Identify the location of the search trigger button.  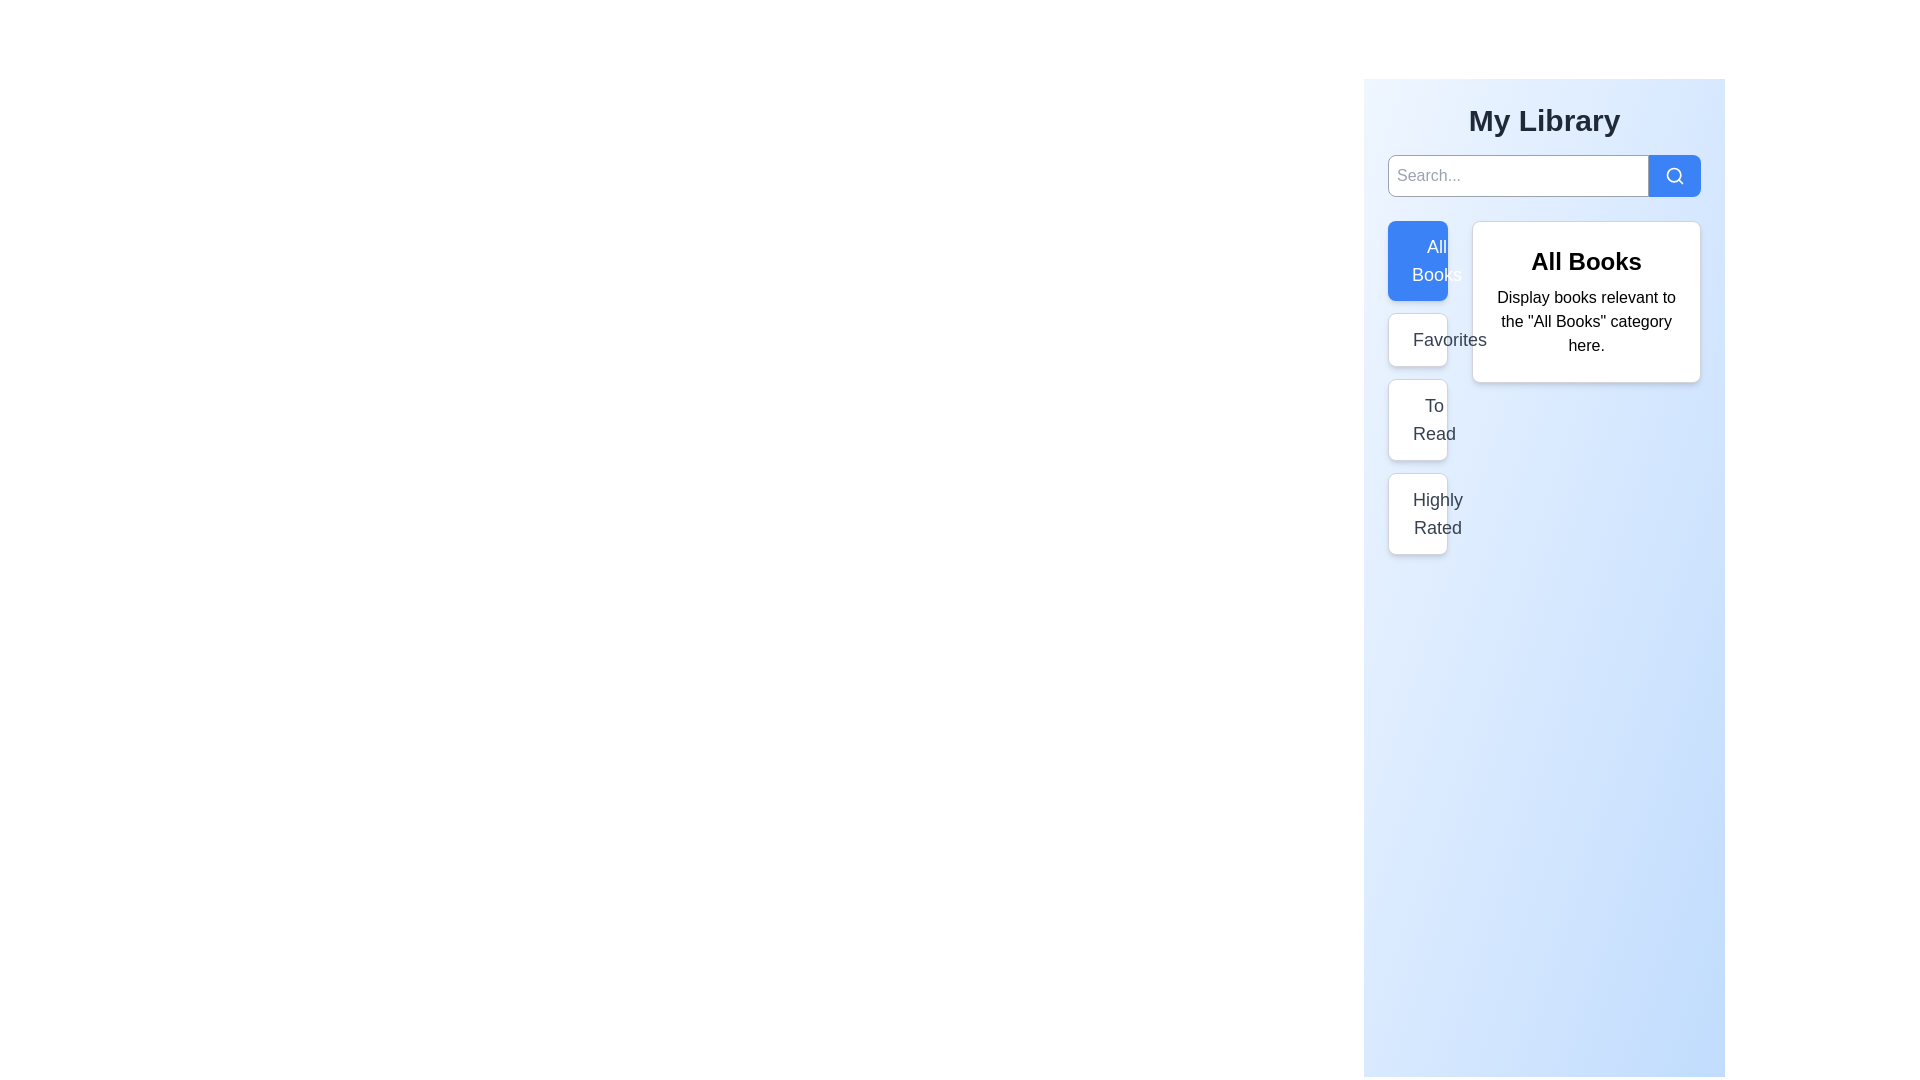
(1675, 175).